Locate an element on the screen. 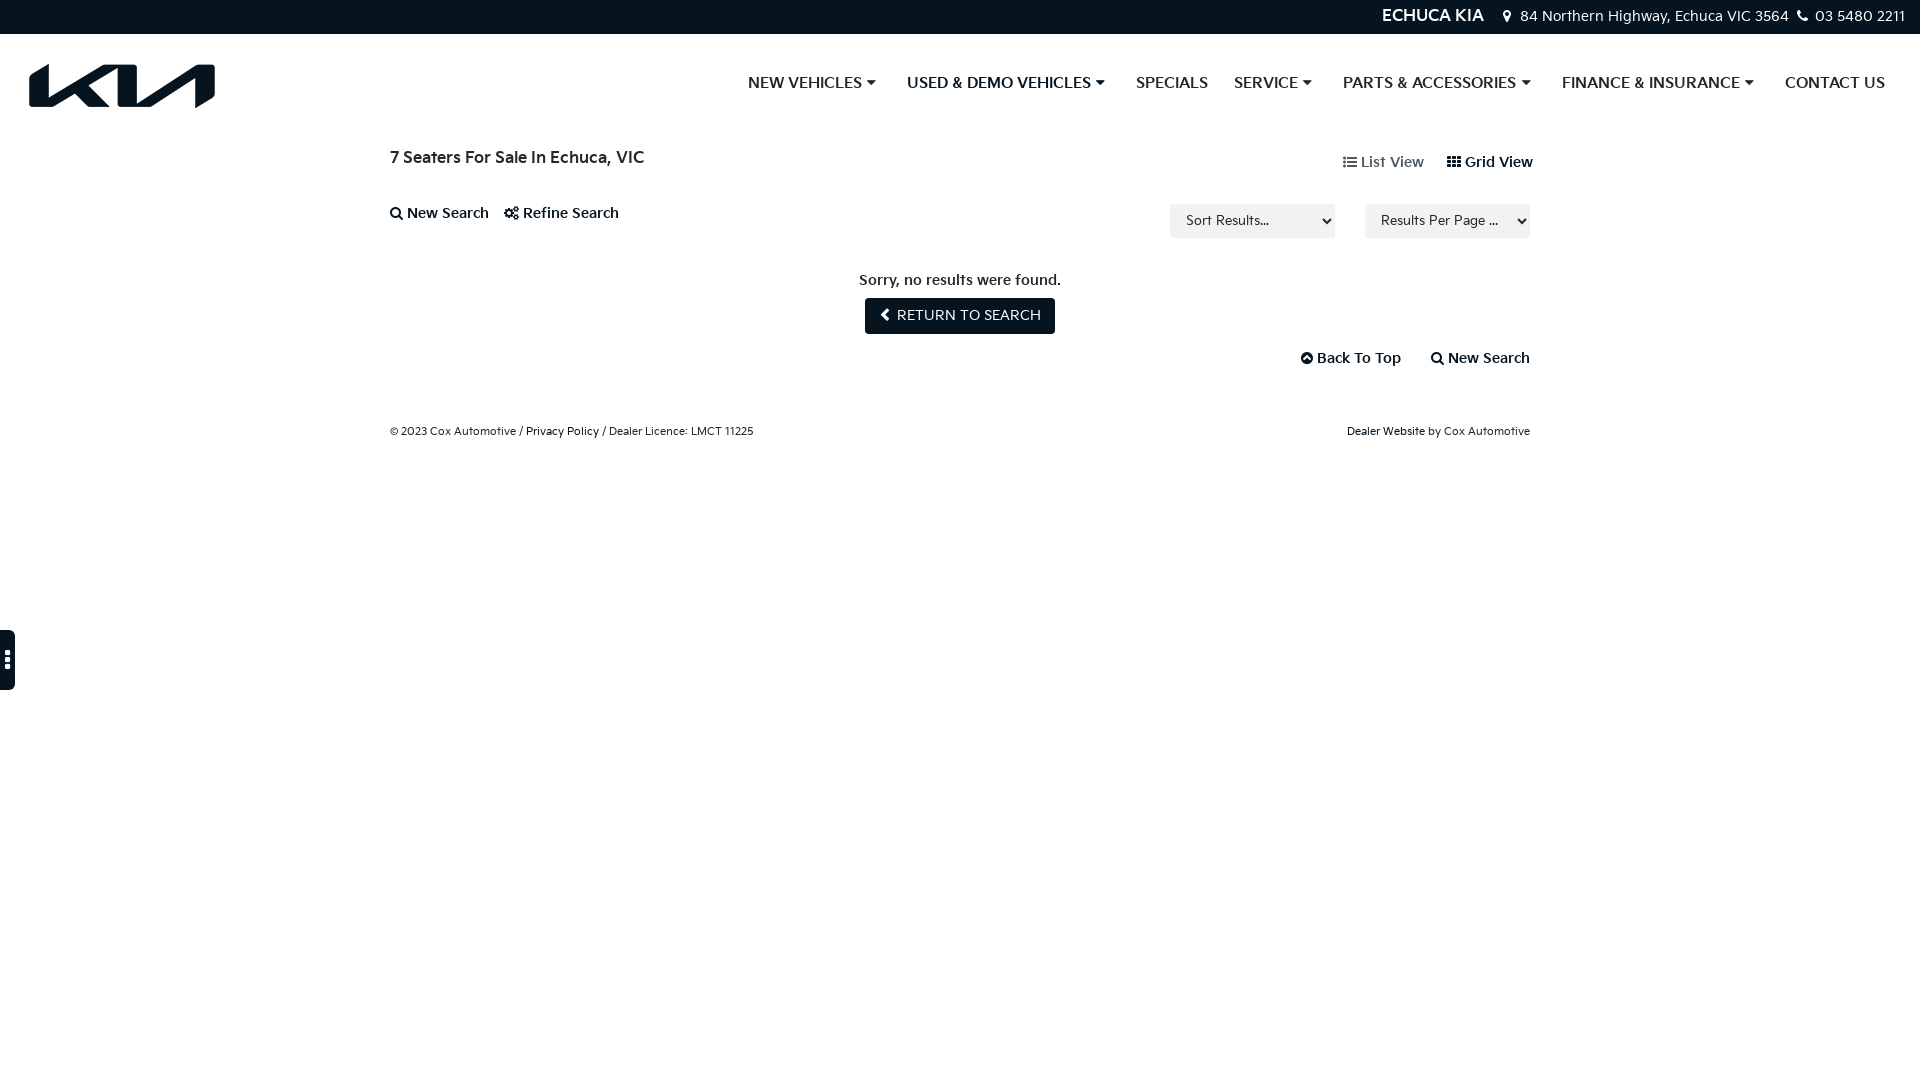 The image size is (1920, 1080). 'NEW VEHICLES' is located at coordinates (814, 83).